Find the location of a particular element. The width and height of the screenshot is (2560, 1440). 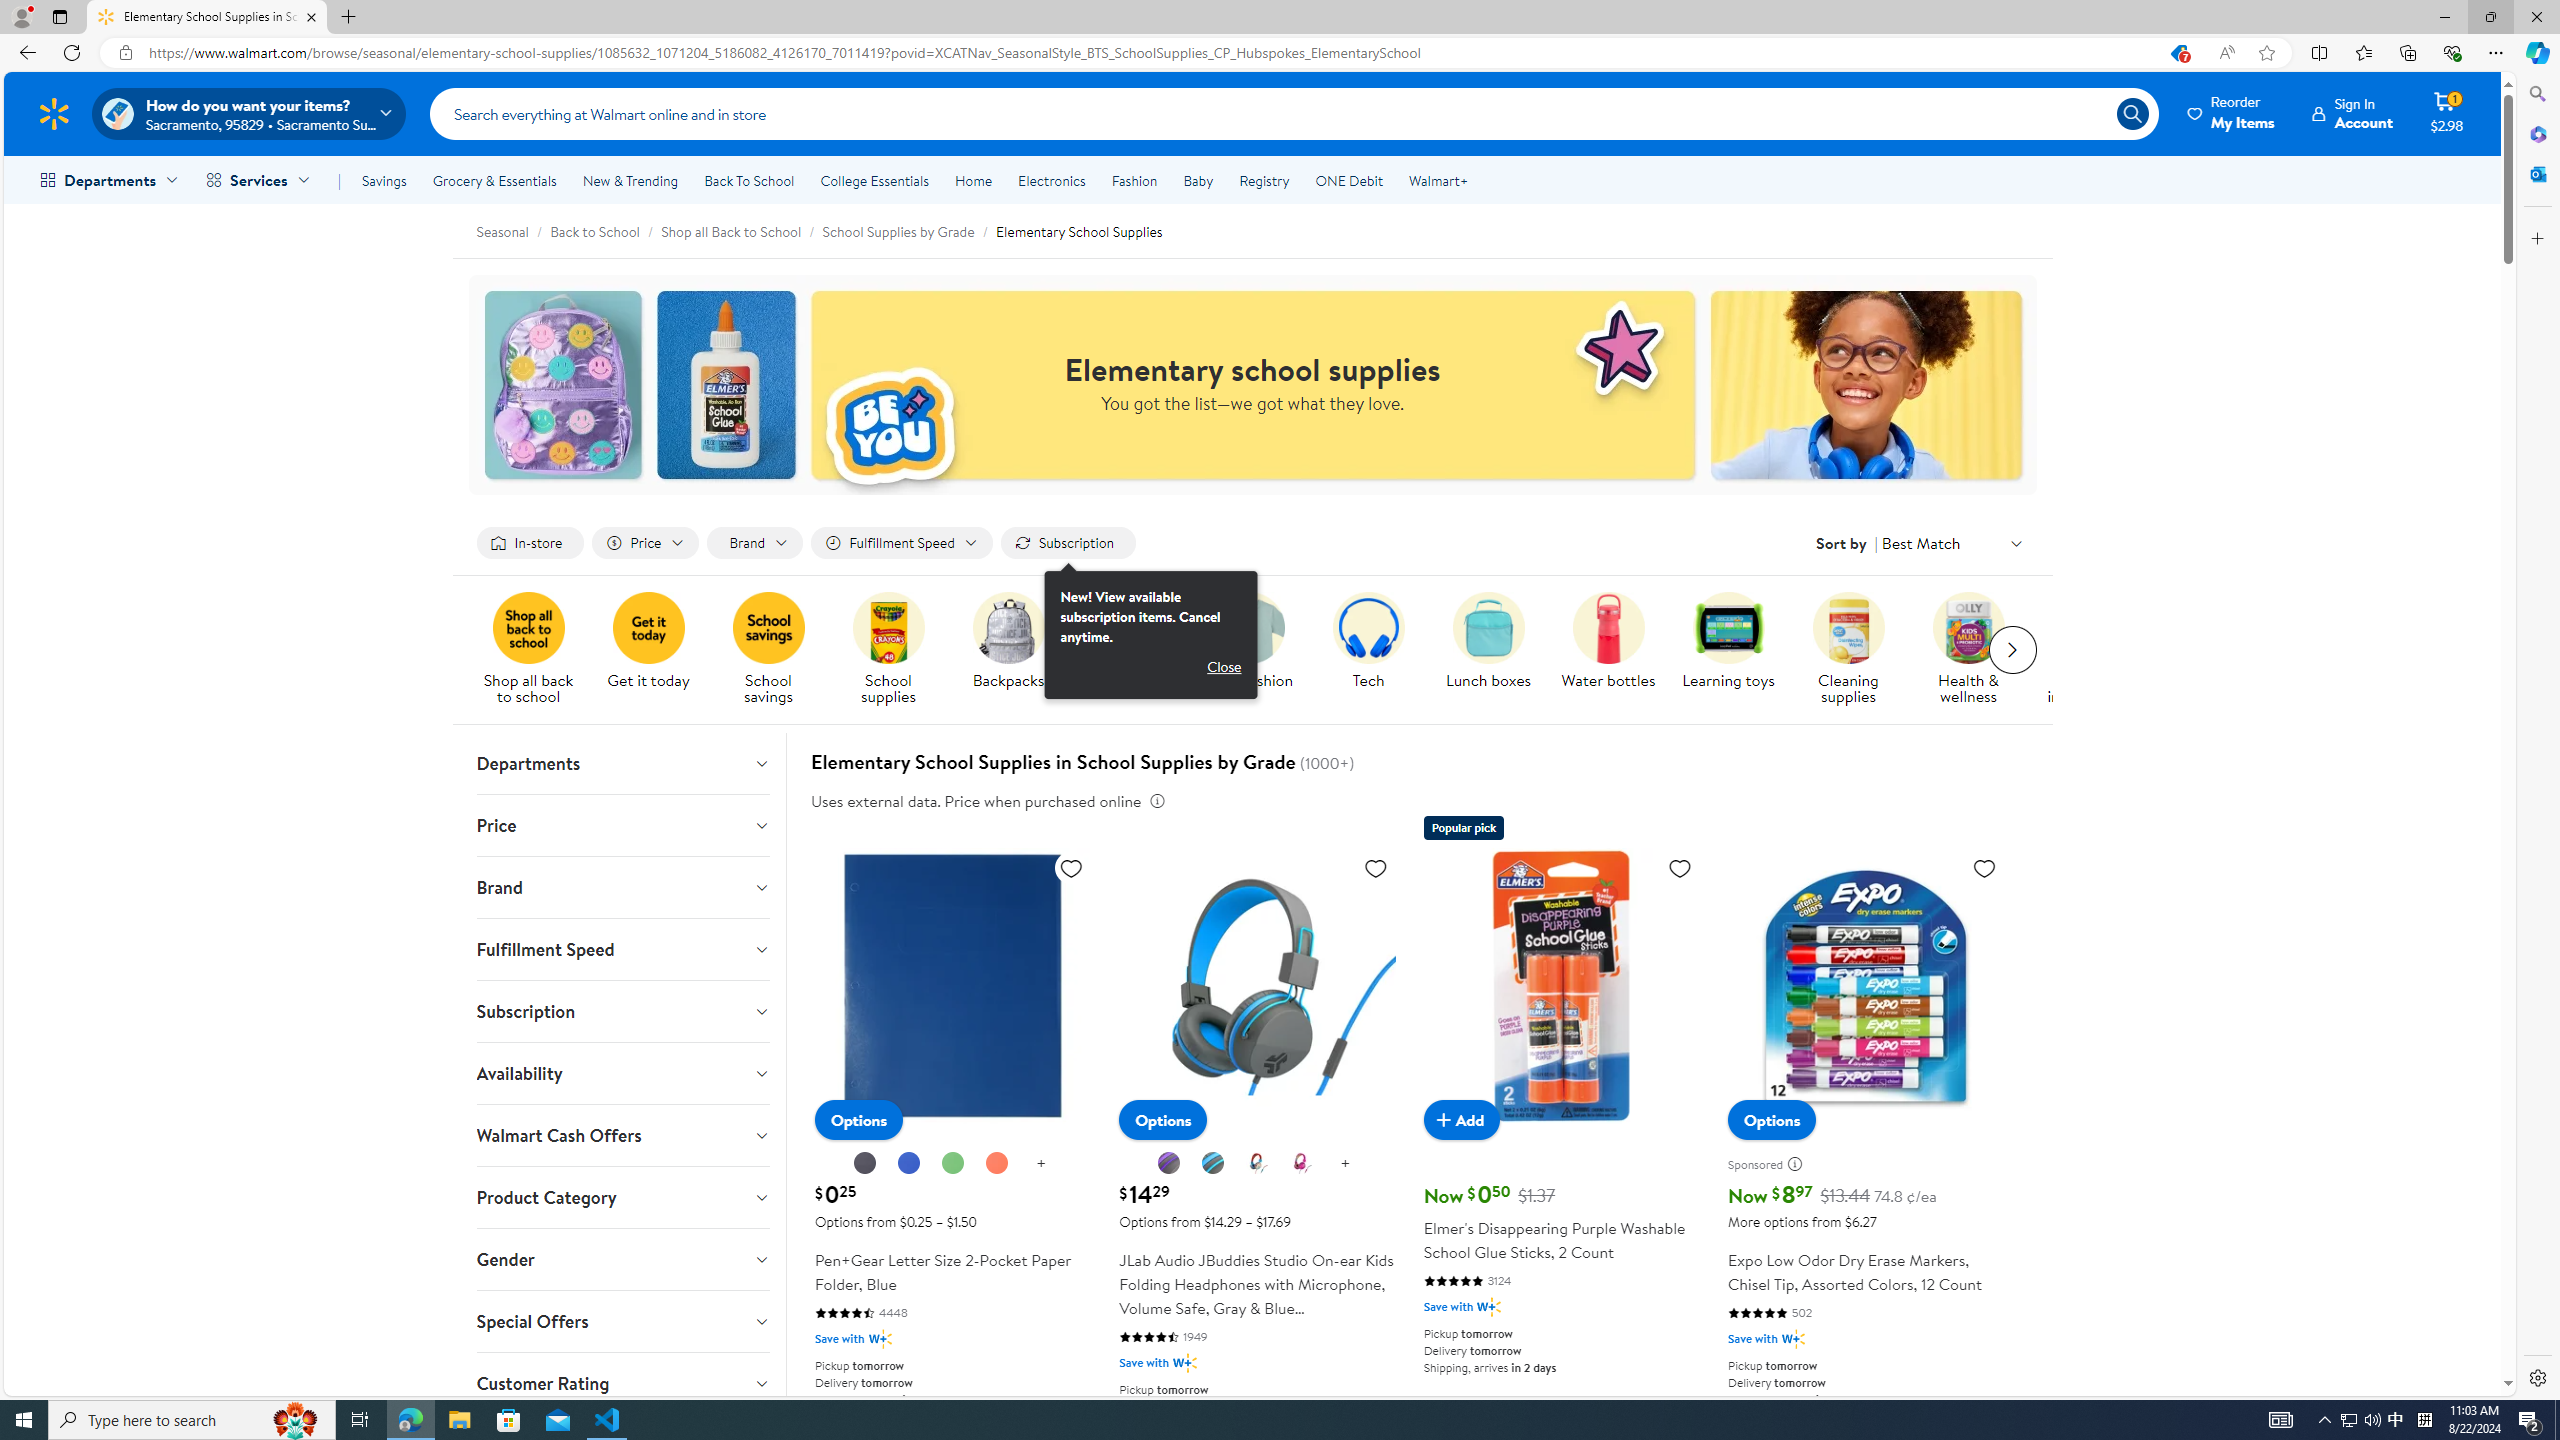

'Grocery & Essentials' is located at coordinates (493, 180).